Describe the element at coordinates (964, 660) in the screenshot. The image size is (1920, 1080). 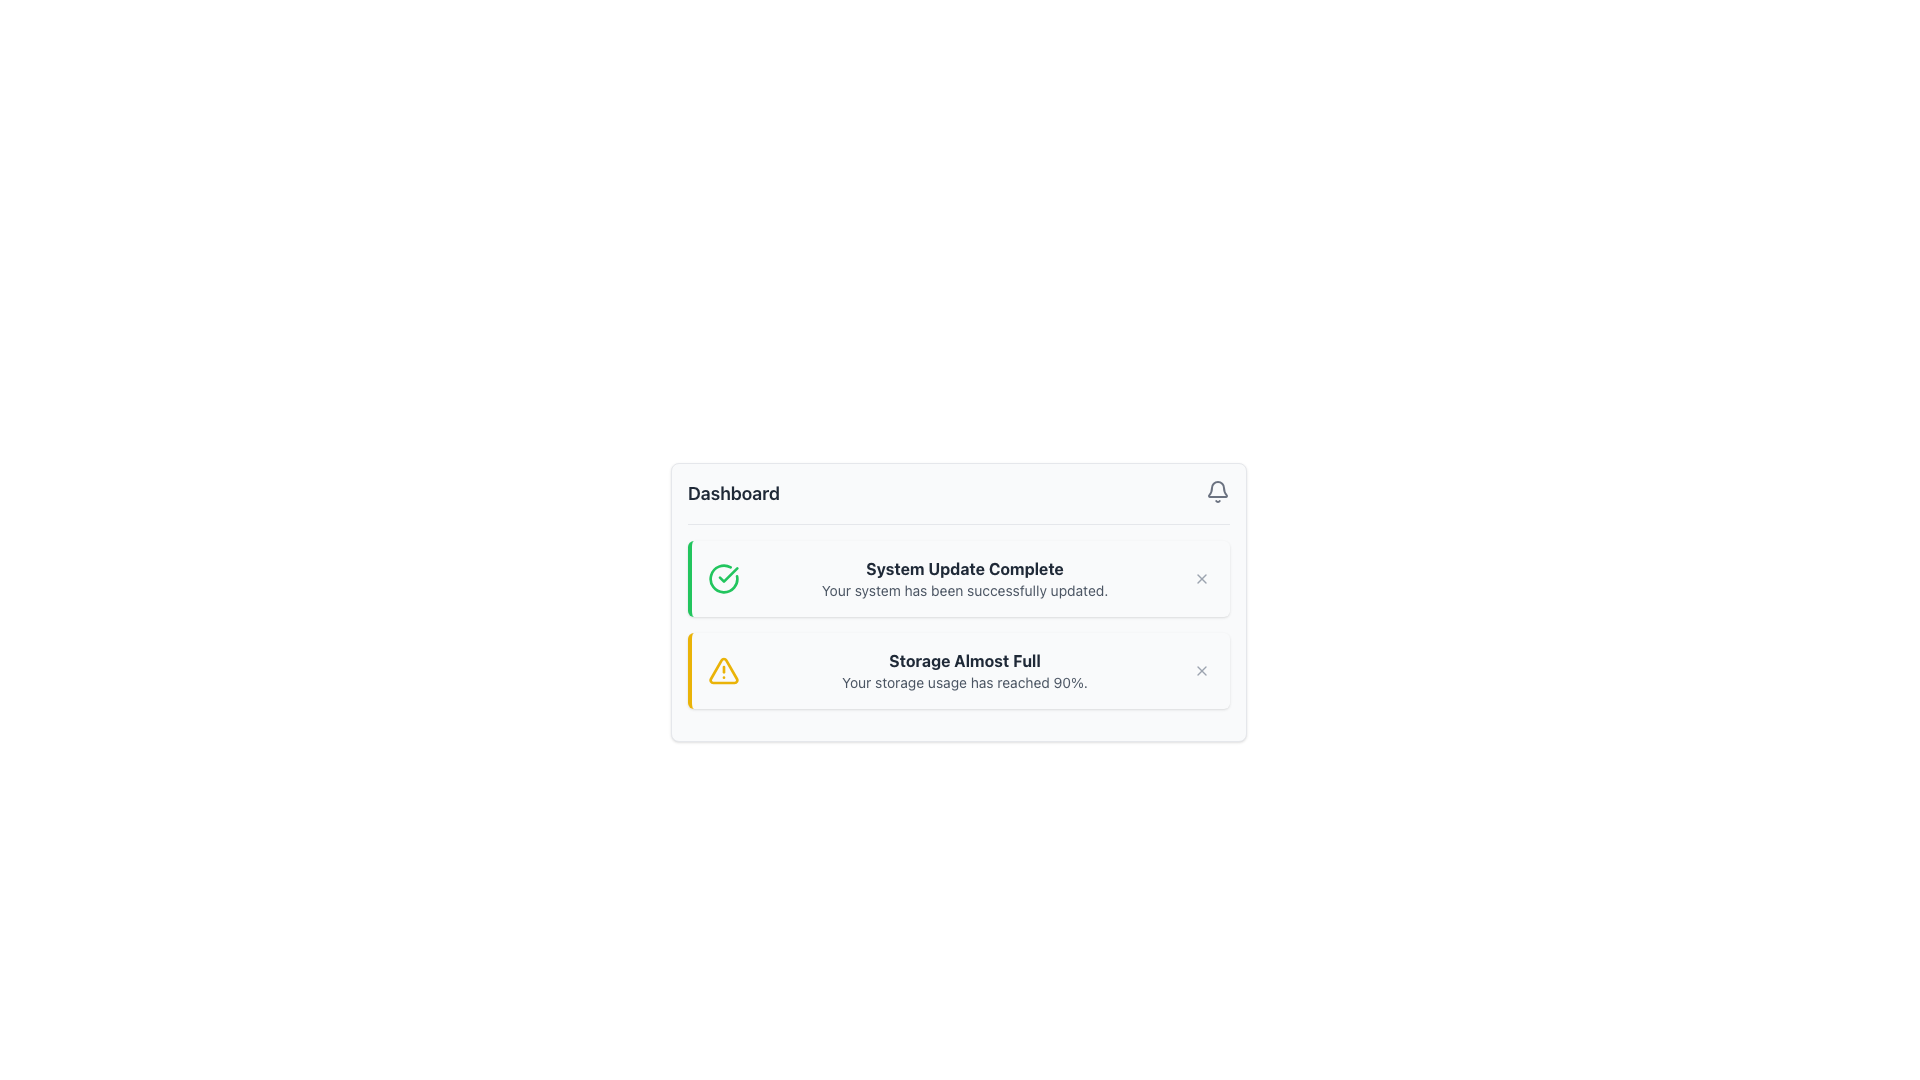
I see `message displayed in the text label that says 'Storage Almost Full', which is bold and dark gray, located in the middle section of a card within a list of notifications` at that location.